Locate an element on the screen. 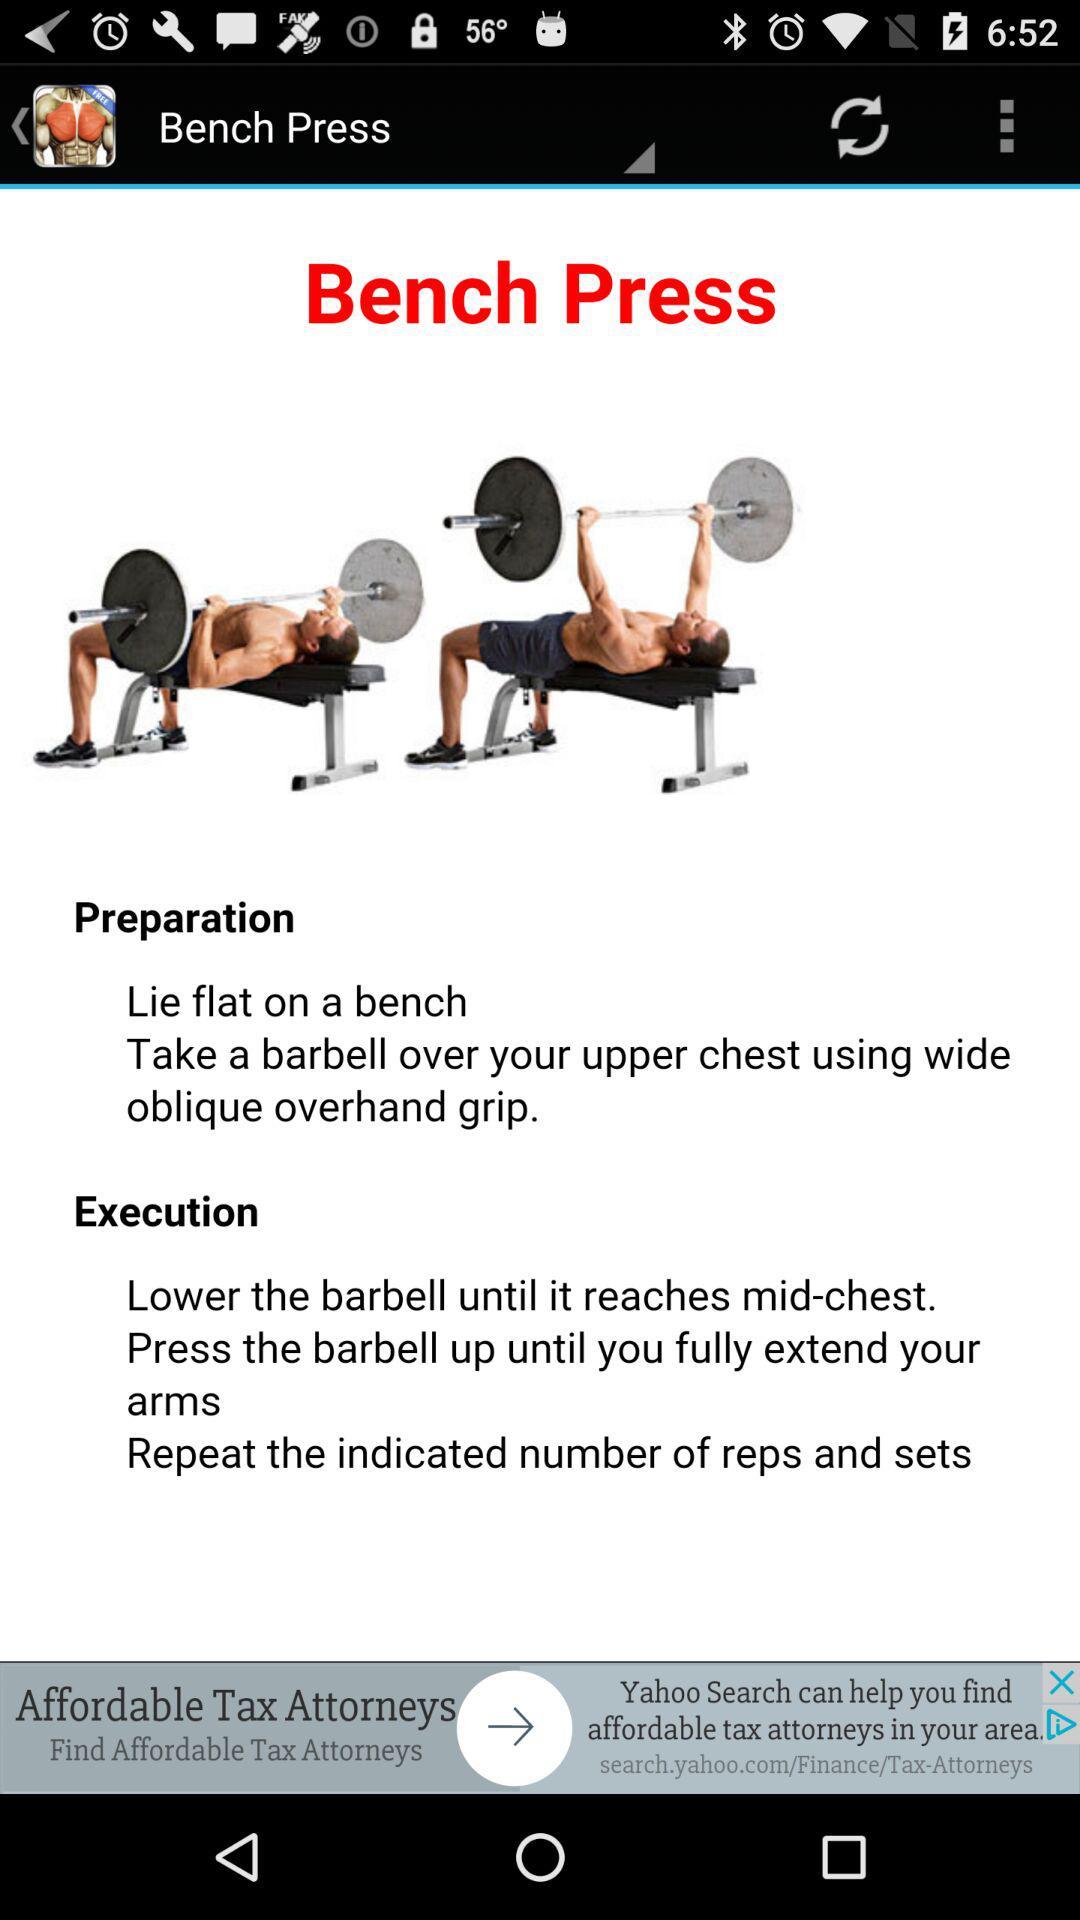 Image resolution: width=1080 pixels, height=1920 pixels. connect to link is located at coordinates (540, 1727).